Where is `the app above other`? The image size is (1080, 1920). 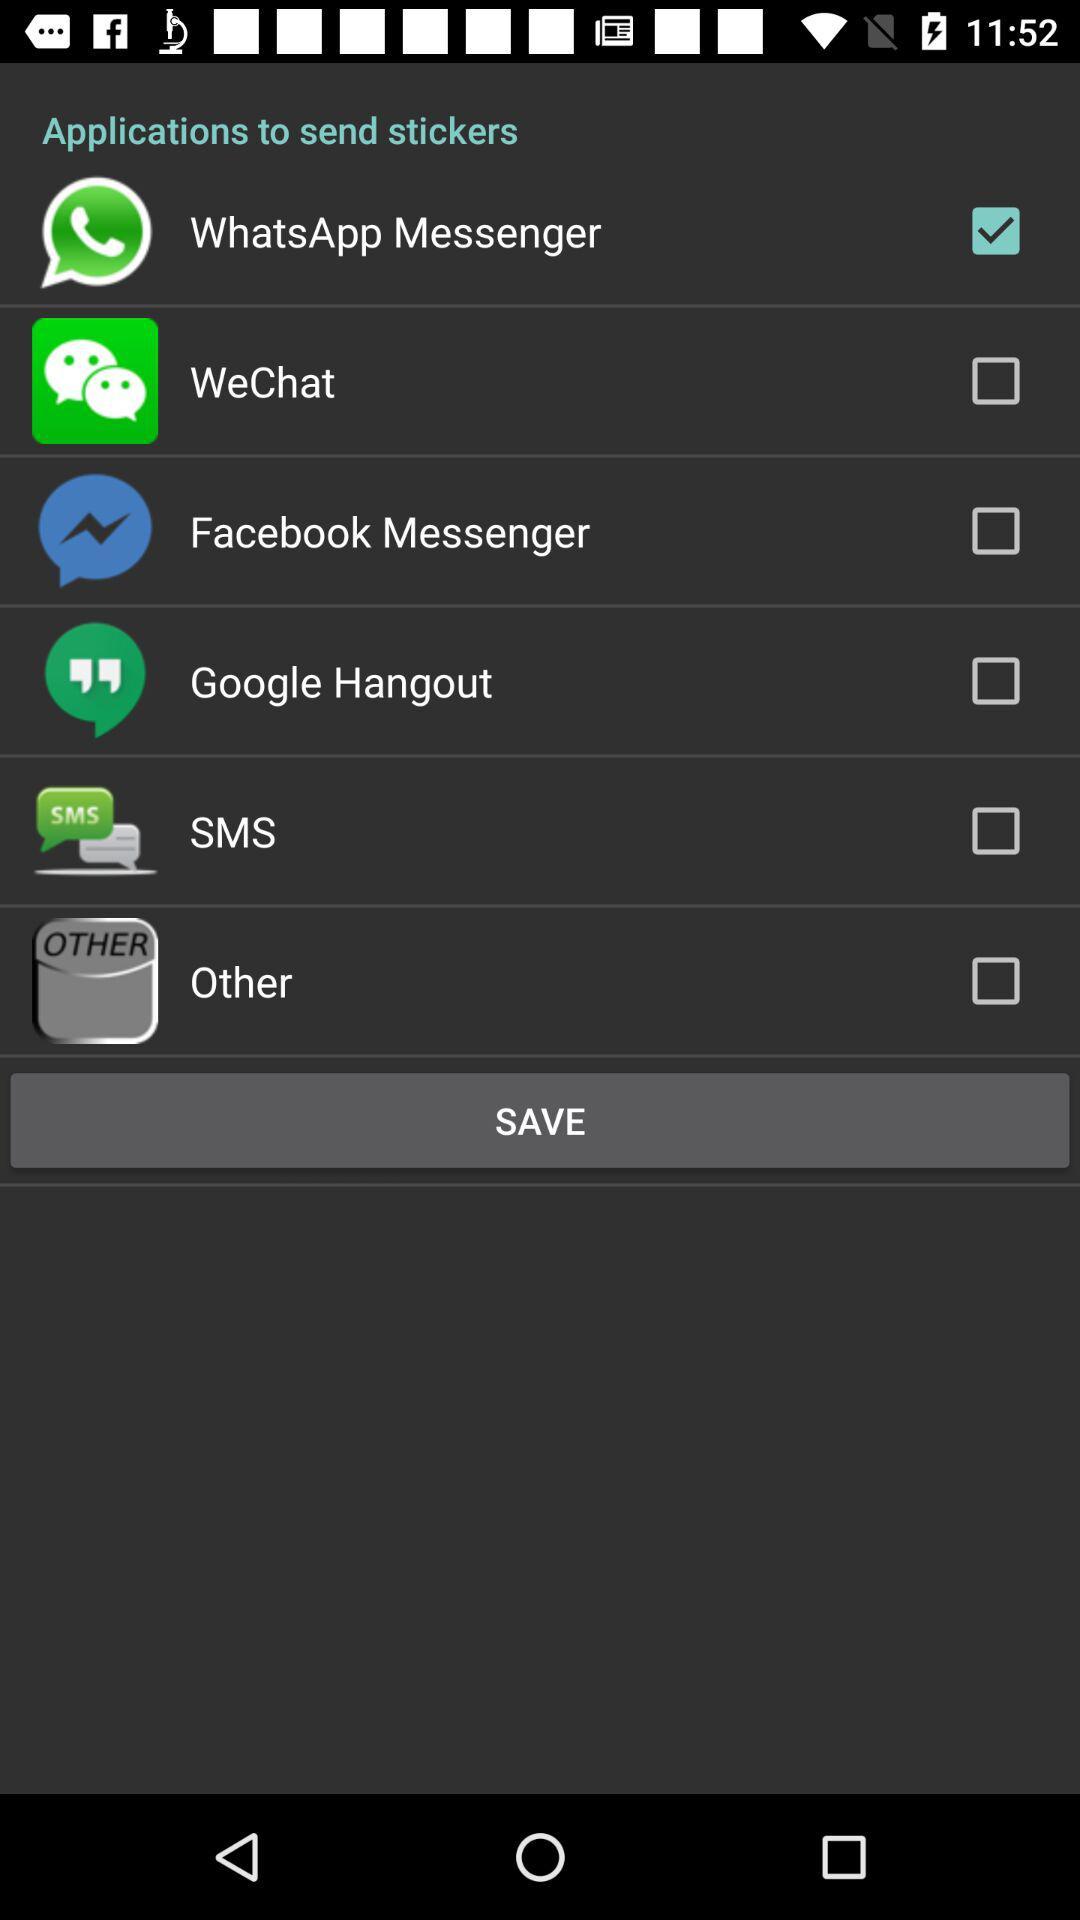
the app above other is located at coordinates (231, 830).